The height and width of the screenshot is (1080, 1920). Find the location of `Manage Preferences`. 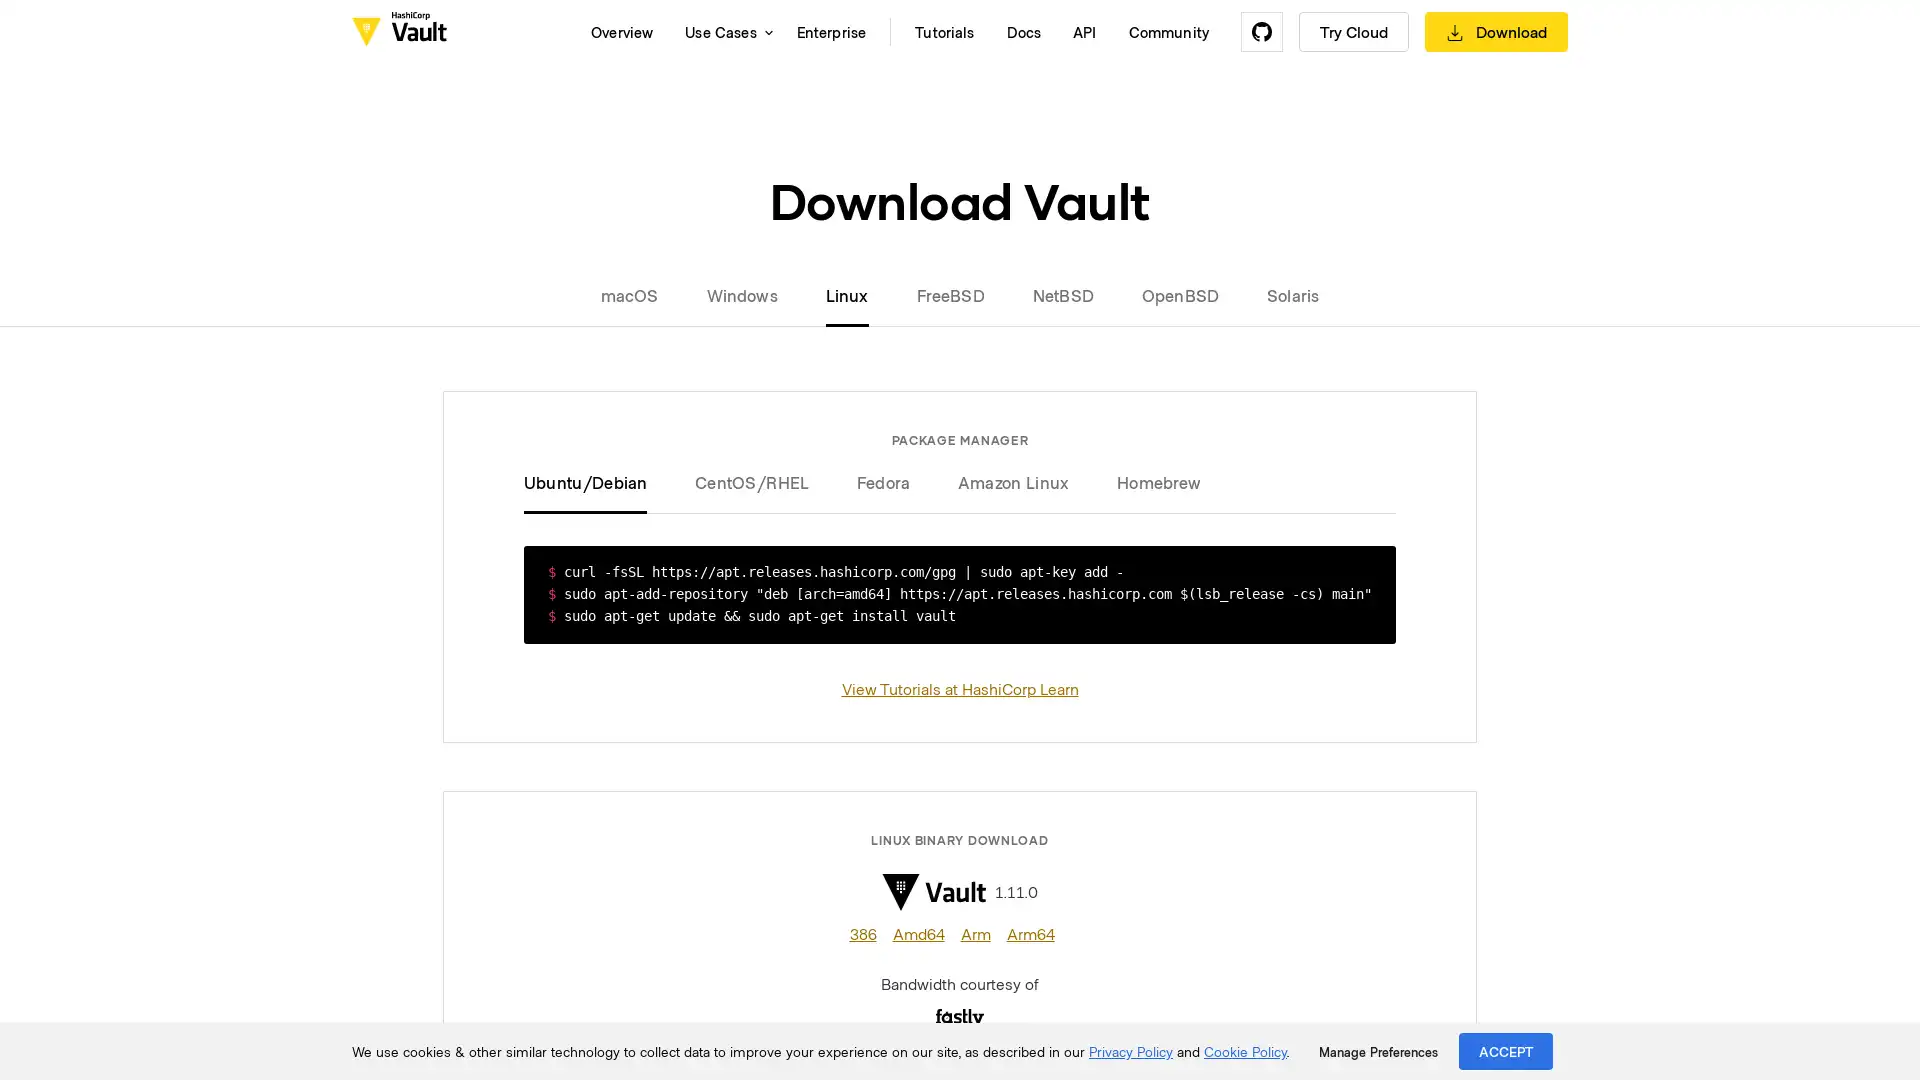

Manage Preferences is located at coordinates (1377, 1051).